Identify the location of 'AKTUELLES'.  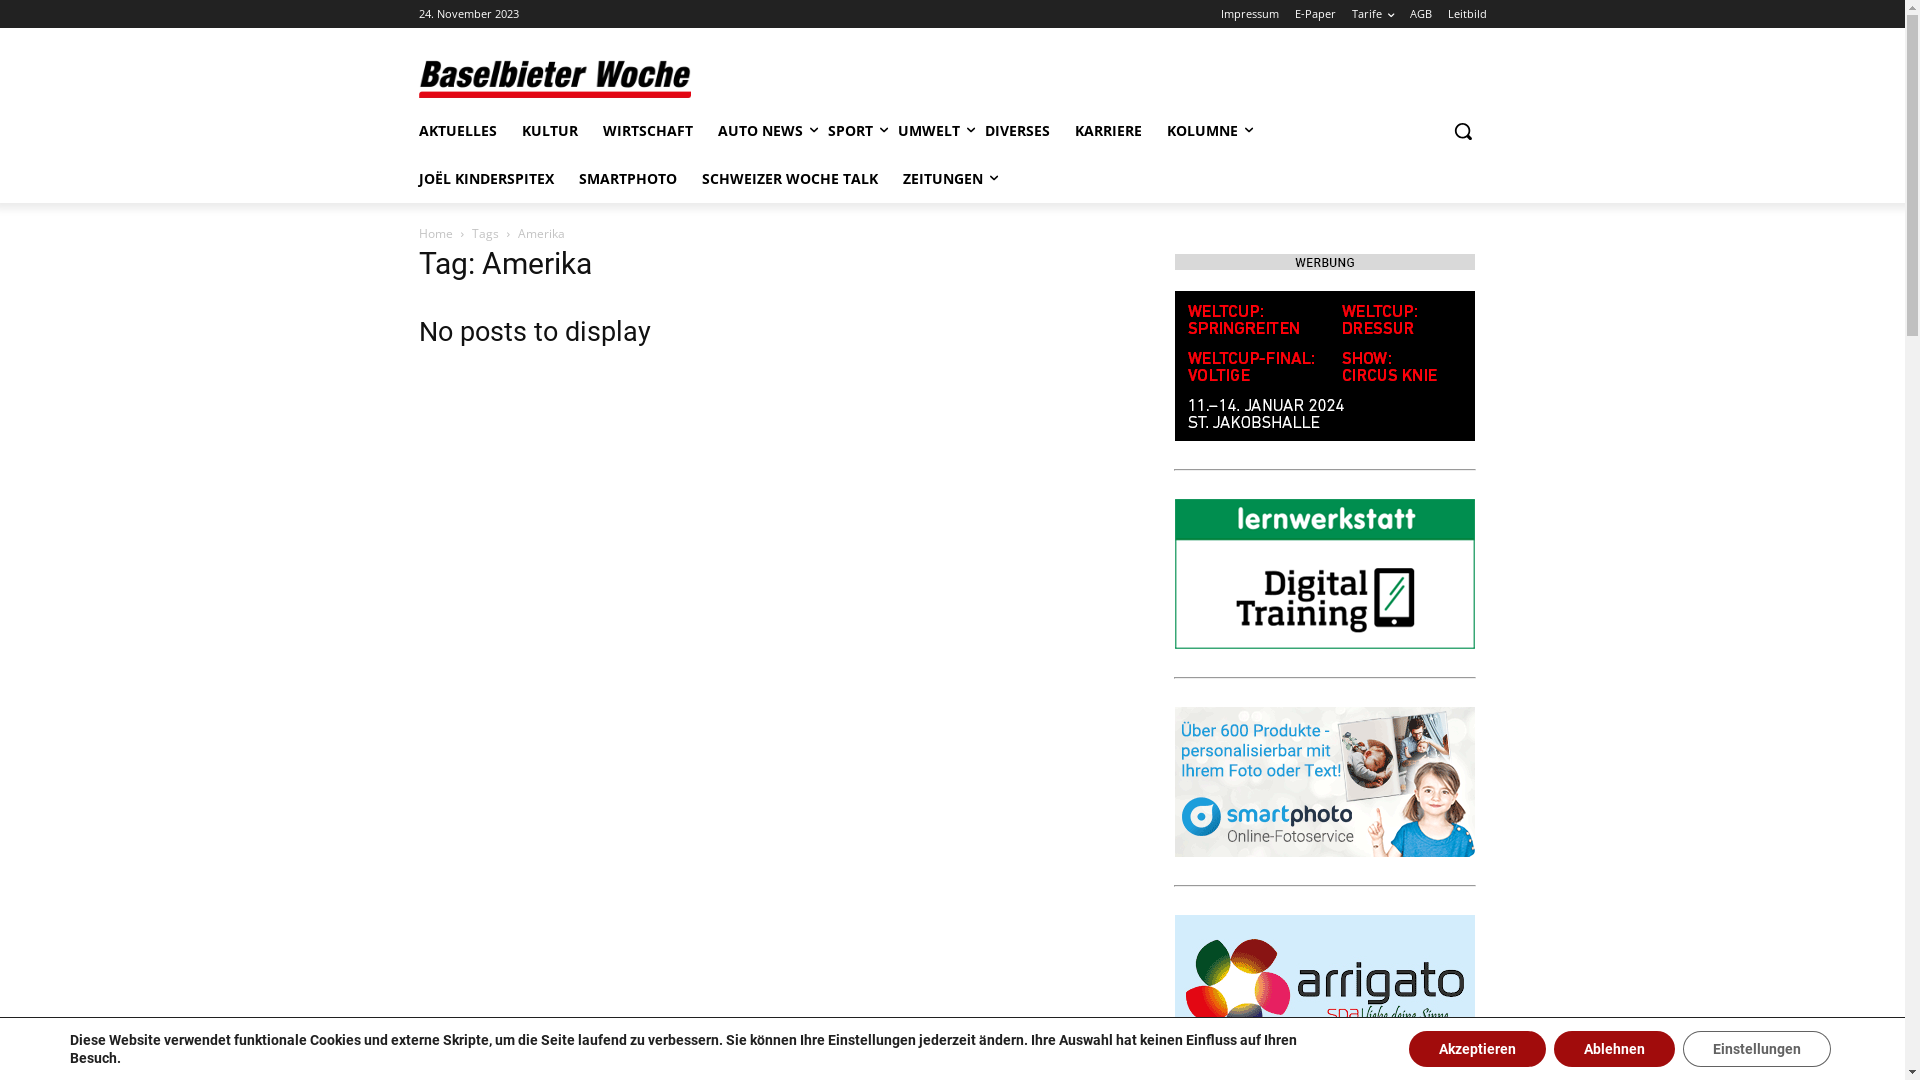
(416, 131).